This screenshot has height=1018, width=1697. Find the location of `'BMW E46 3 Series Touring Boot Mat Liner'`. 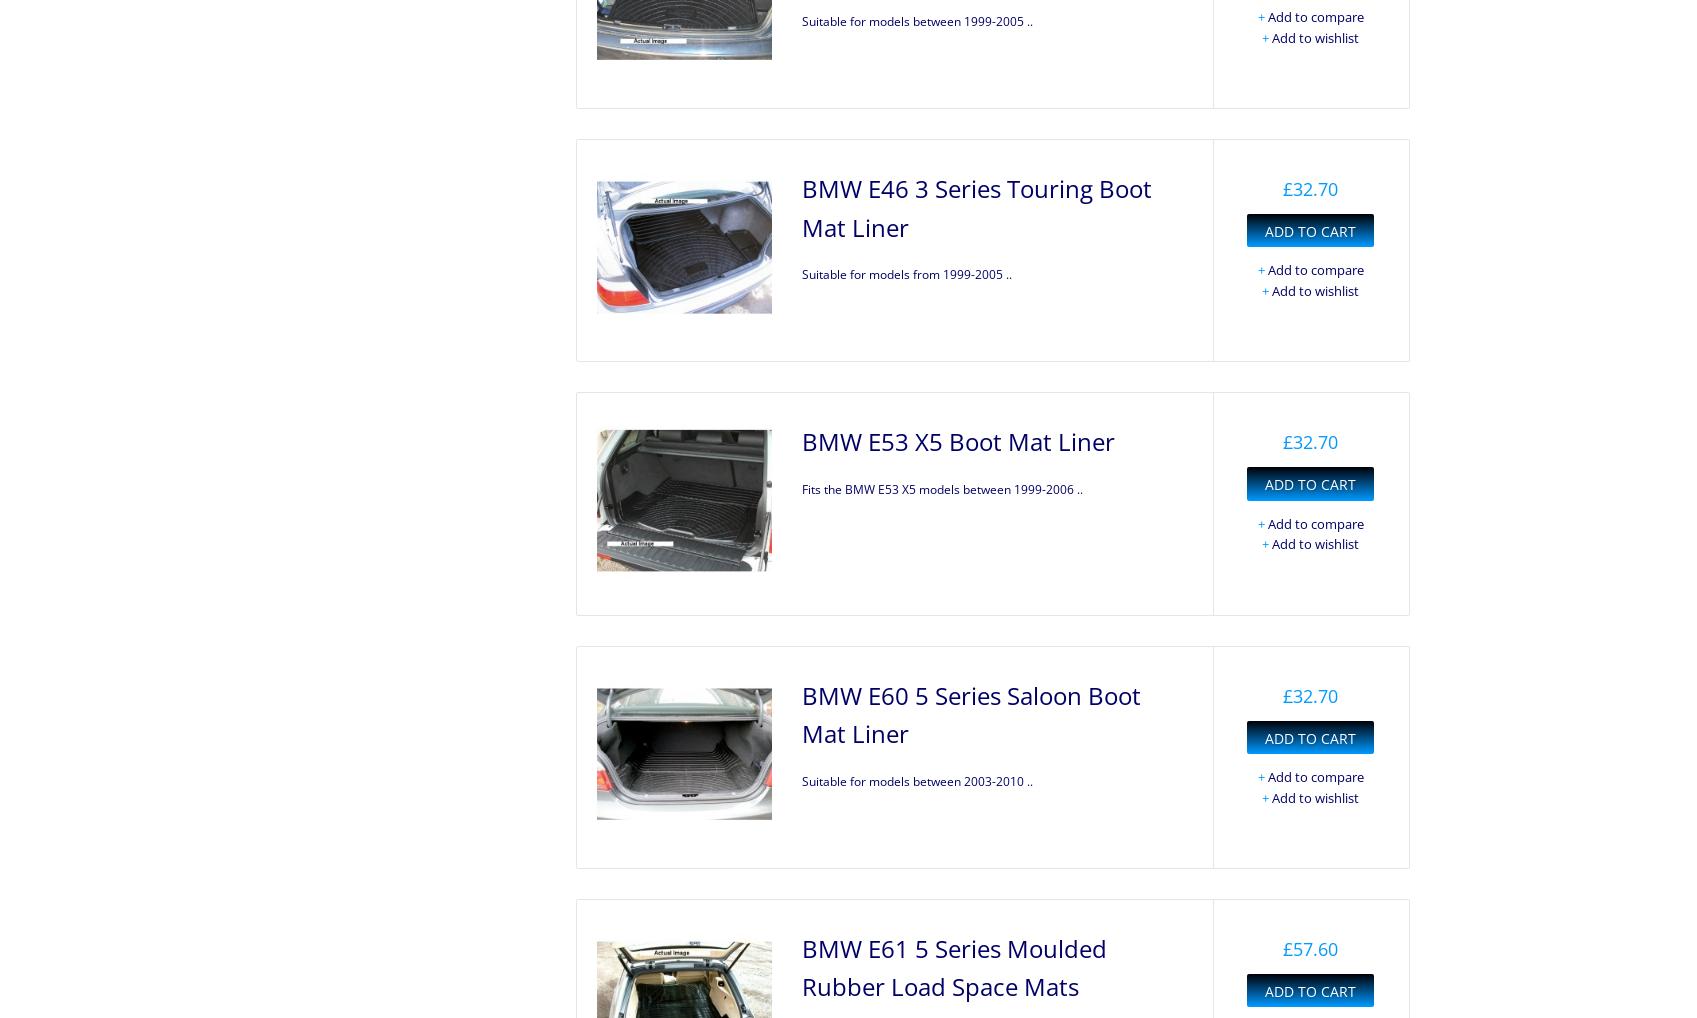

'BMW E46 3 Series Touring Boot Mat Liner' is located at coordinates (976, 206).